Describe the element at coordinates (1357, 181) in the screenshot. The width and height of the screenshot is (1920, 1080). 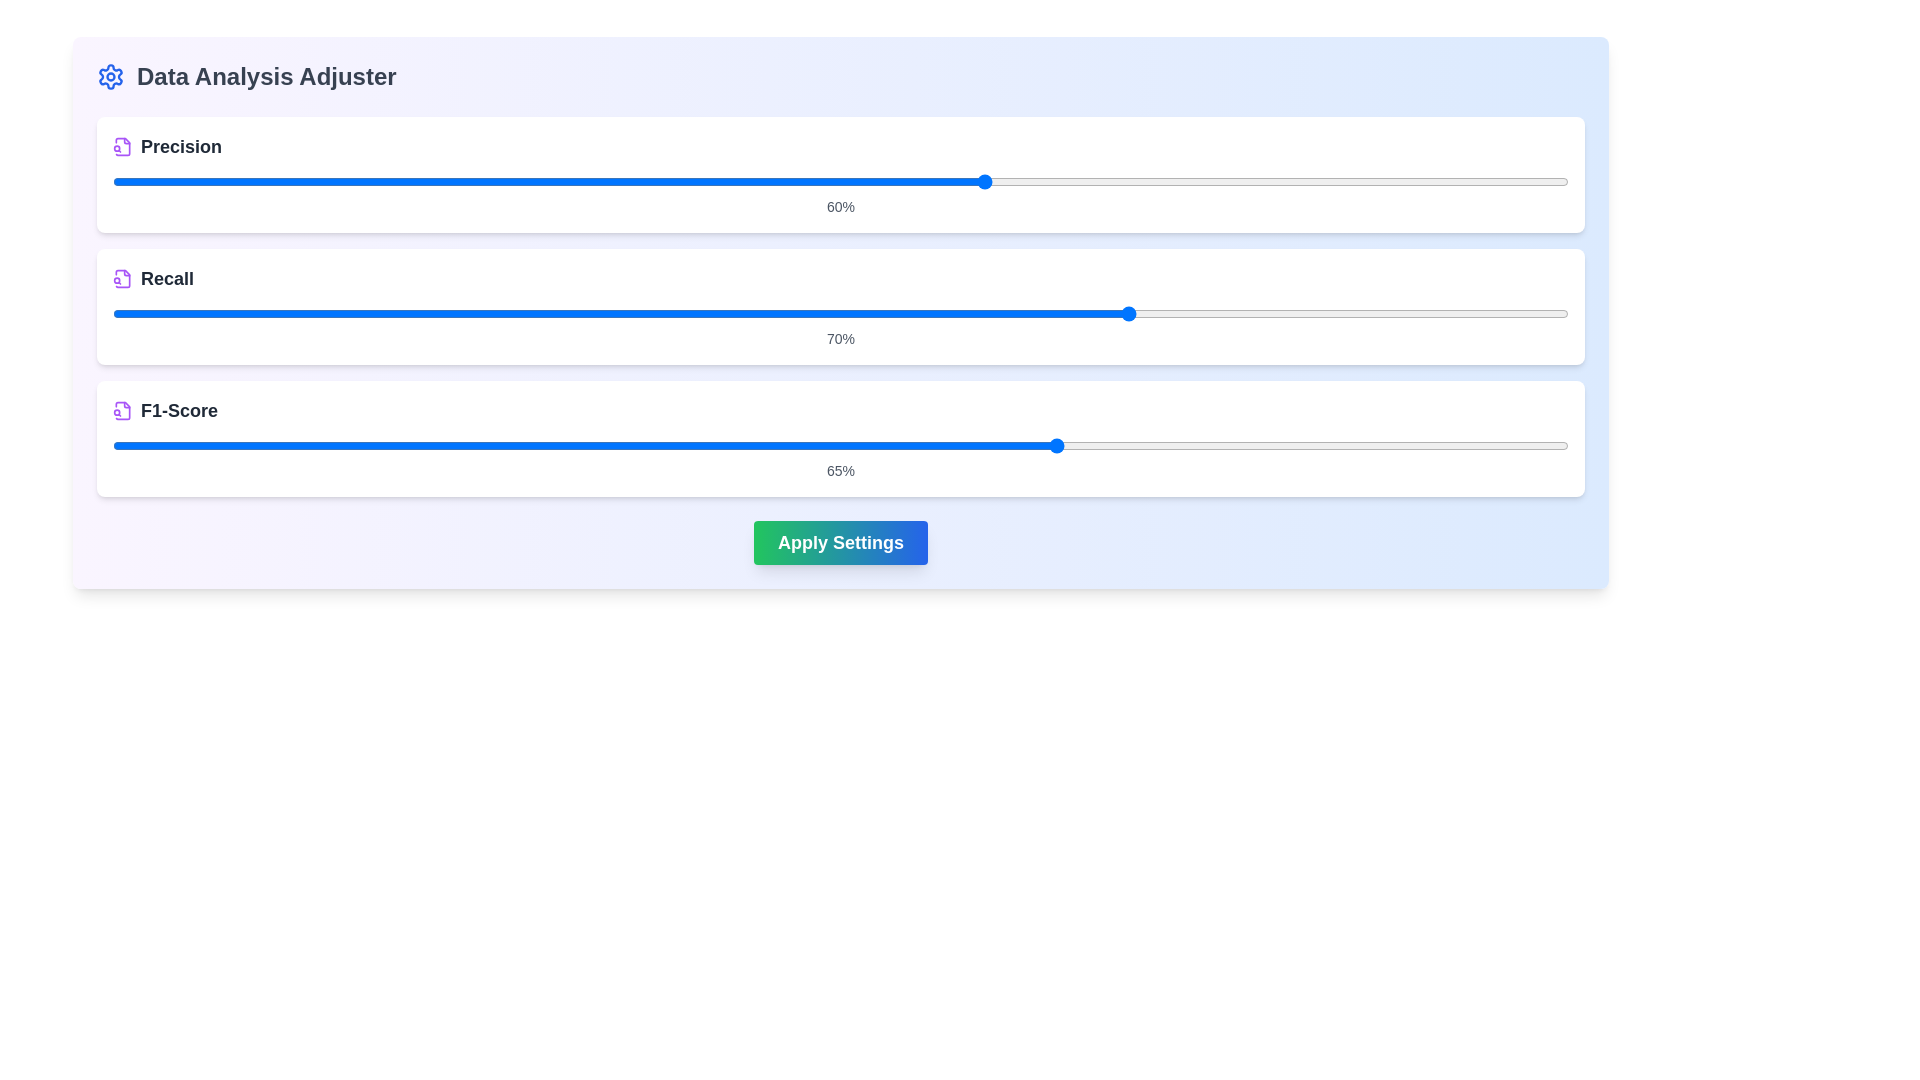
I see `the 0 slider to 71%` at that location.